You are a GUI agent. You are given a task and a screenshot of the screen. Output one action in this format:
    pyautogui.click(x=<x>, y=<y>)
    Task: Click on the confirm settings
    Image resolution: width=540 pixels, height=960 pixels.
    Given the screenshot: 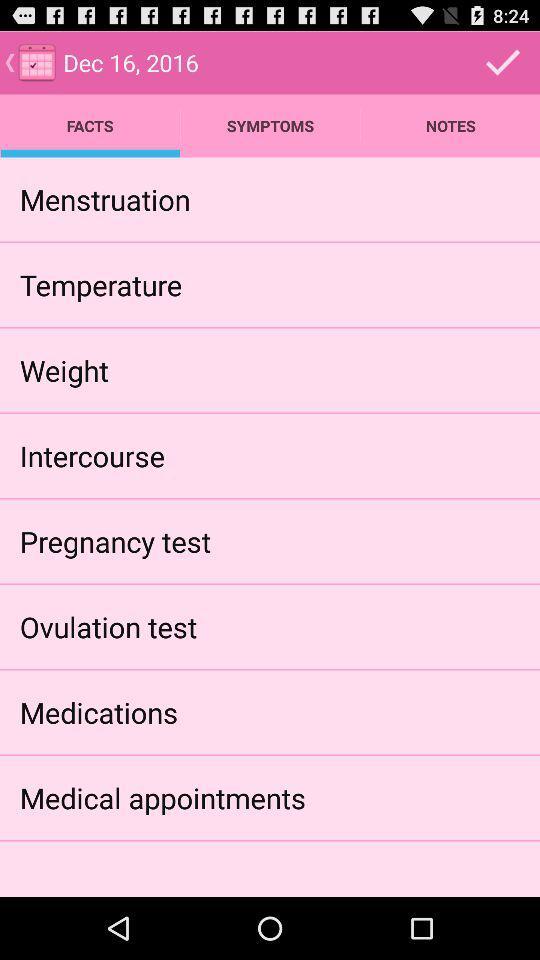 What is the action you would take?
    pyautogui.click(x=502, y=62)
    